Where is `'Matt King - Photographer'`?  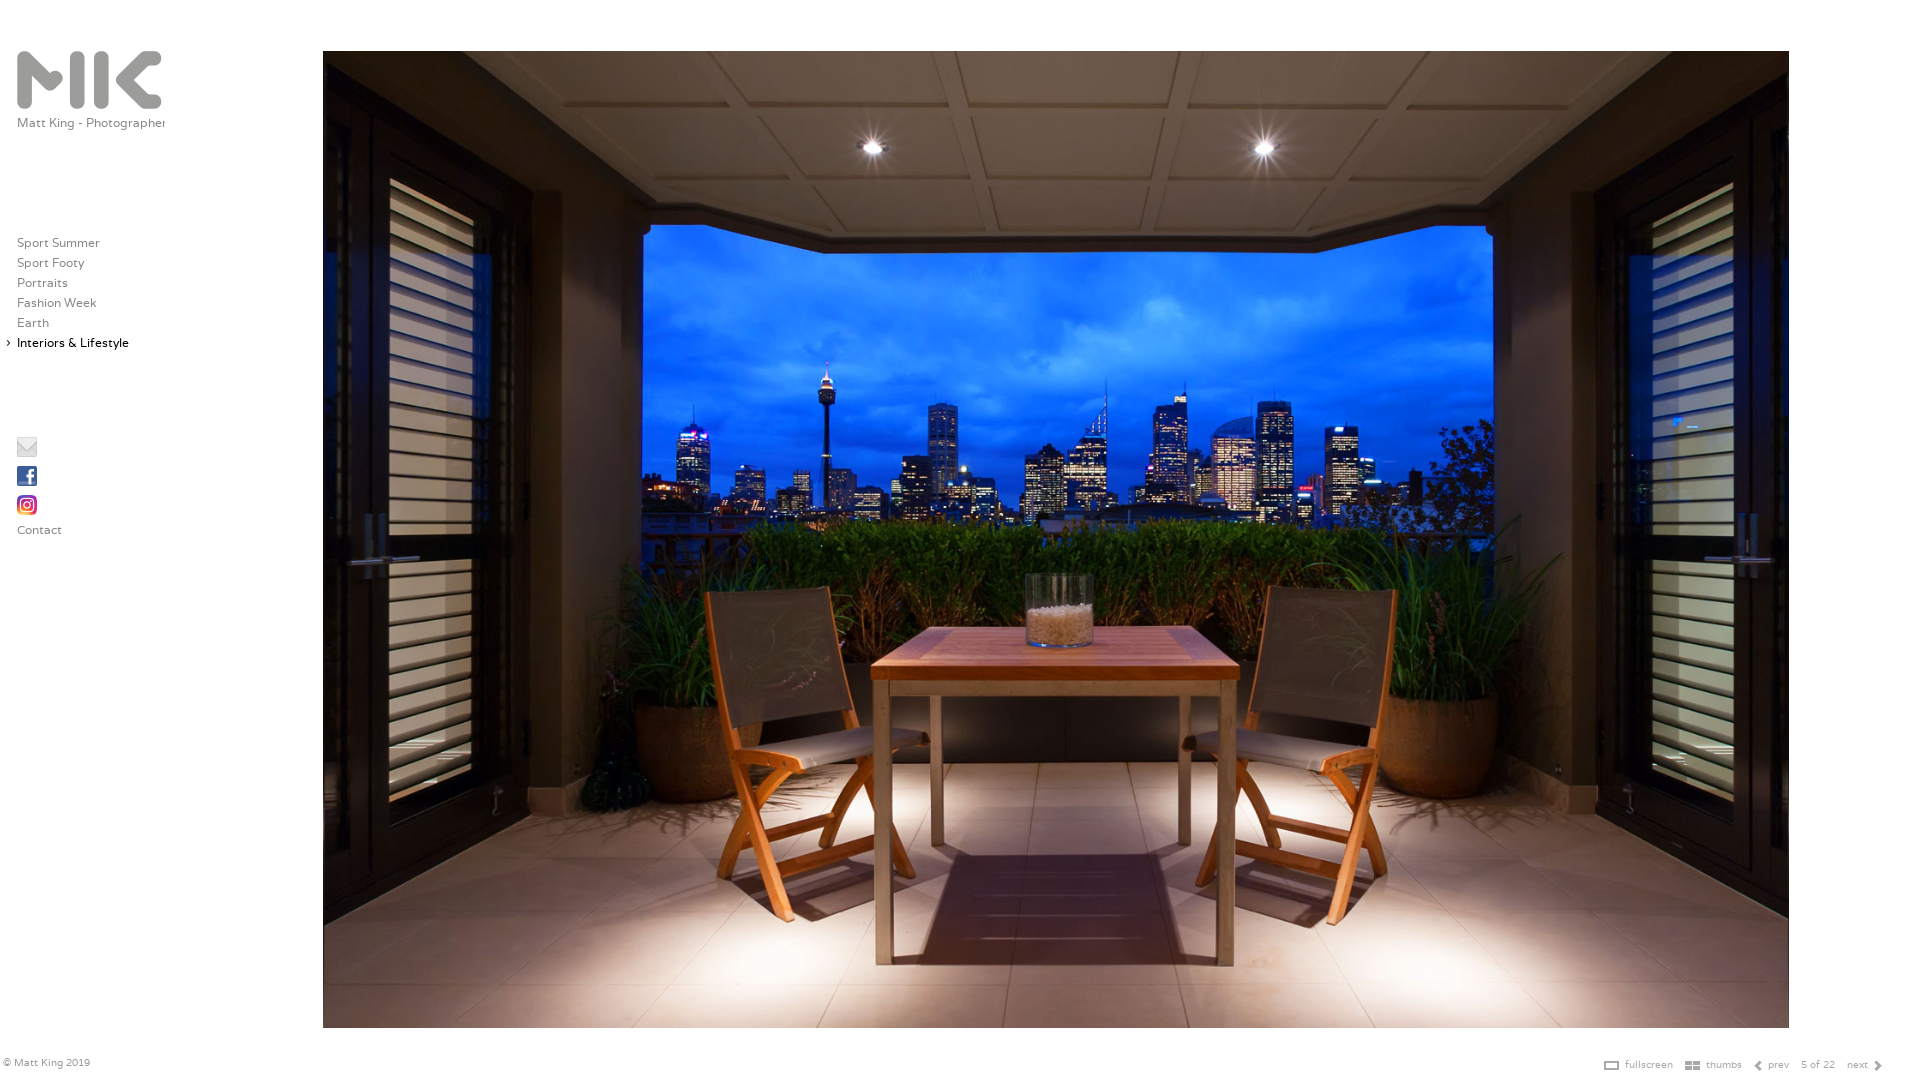 'Matt King - Photographer' is located at coordinates (90, 122).